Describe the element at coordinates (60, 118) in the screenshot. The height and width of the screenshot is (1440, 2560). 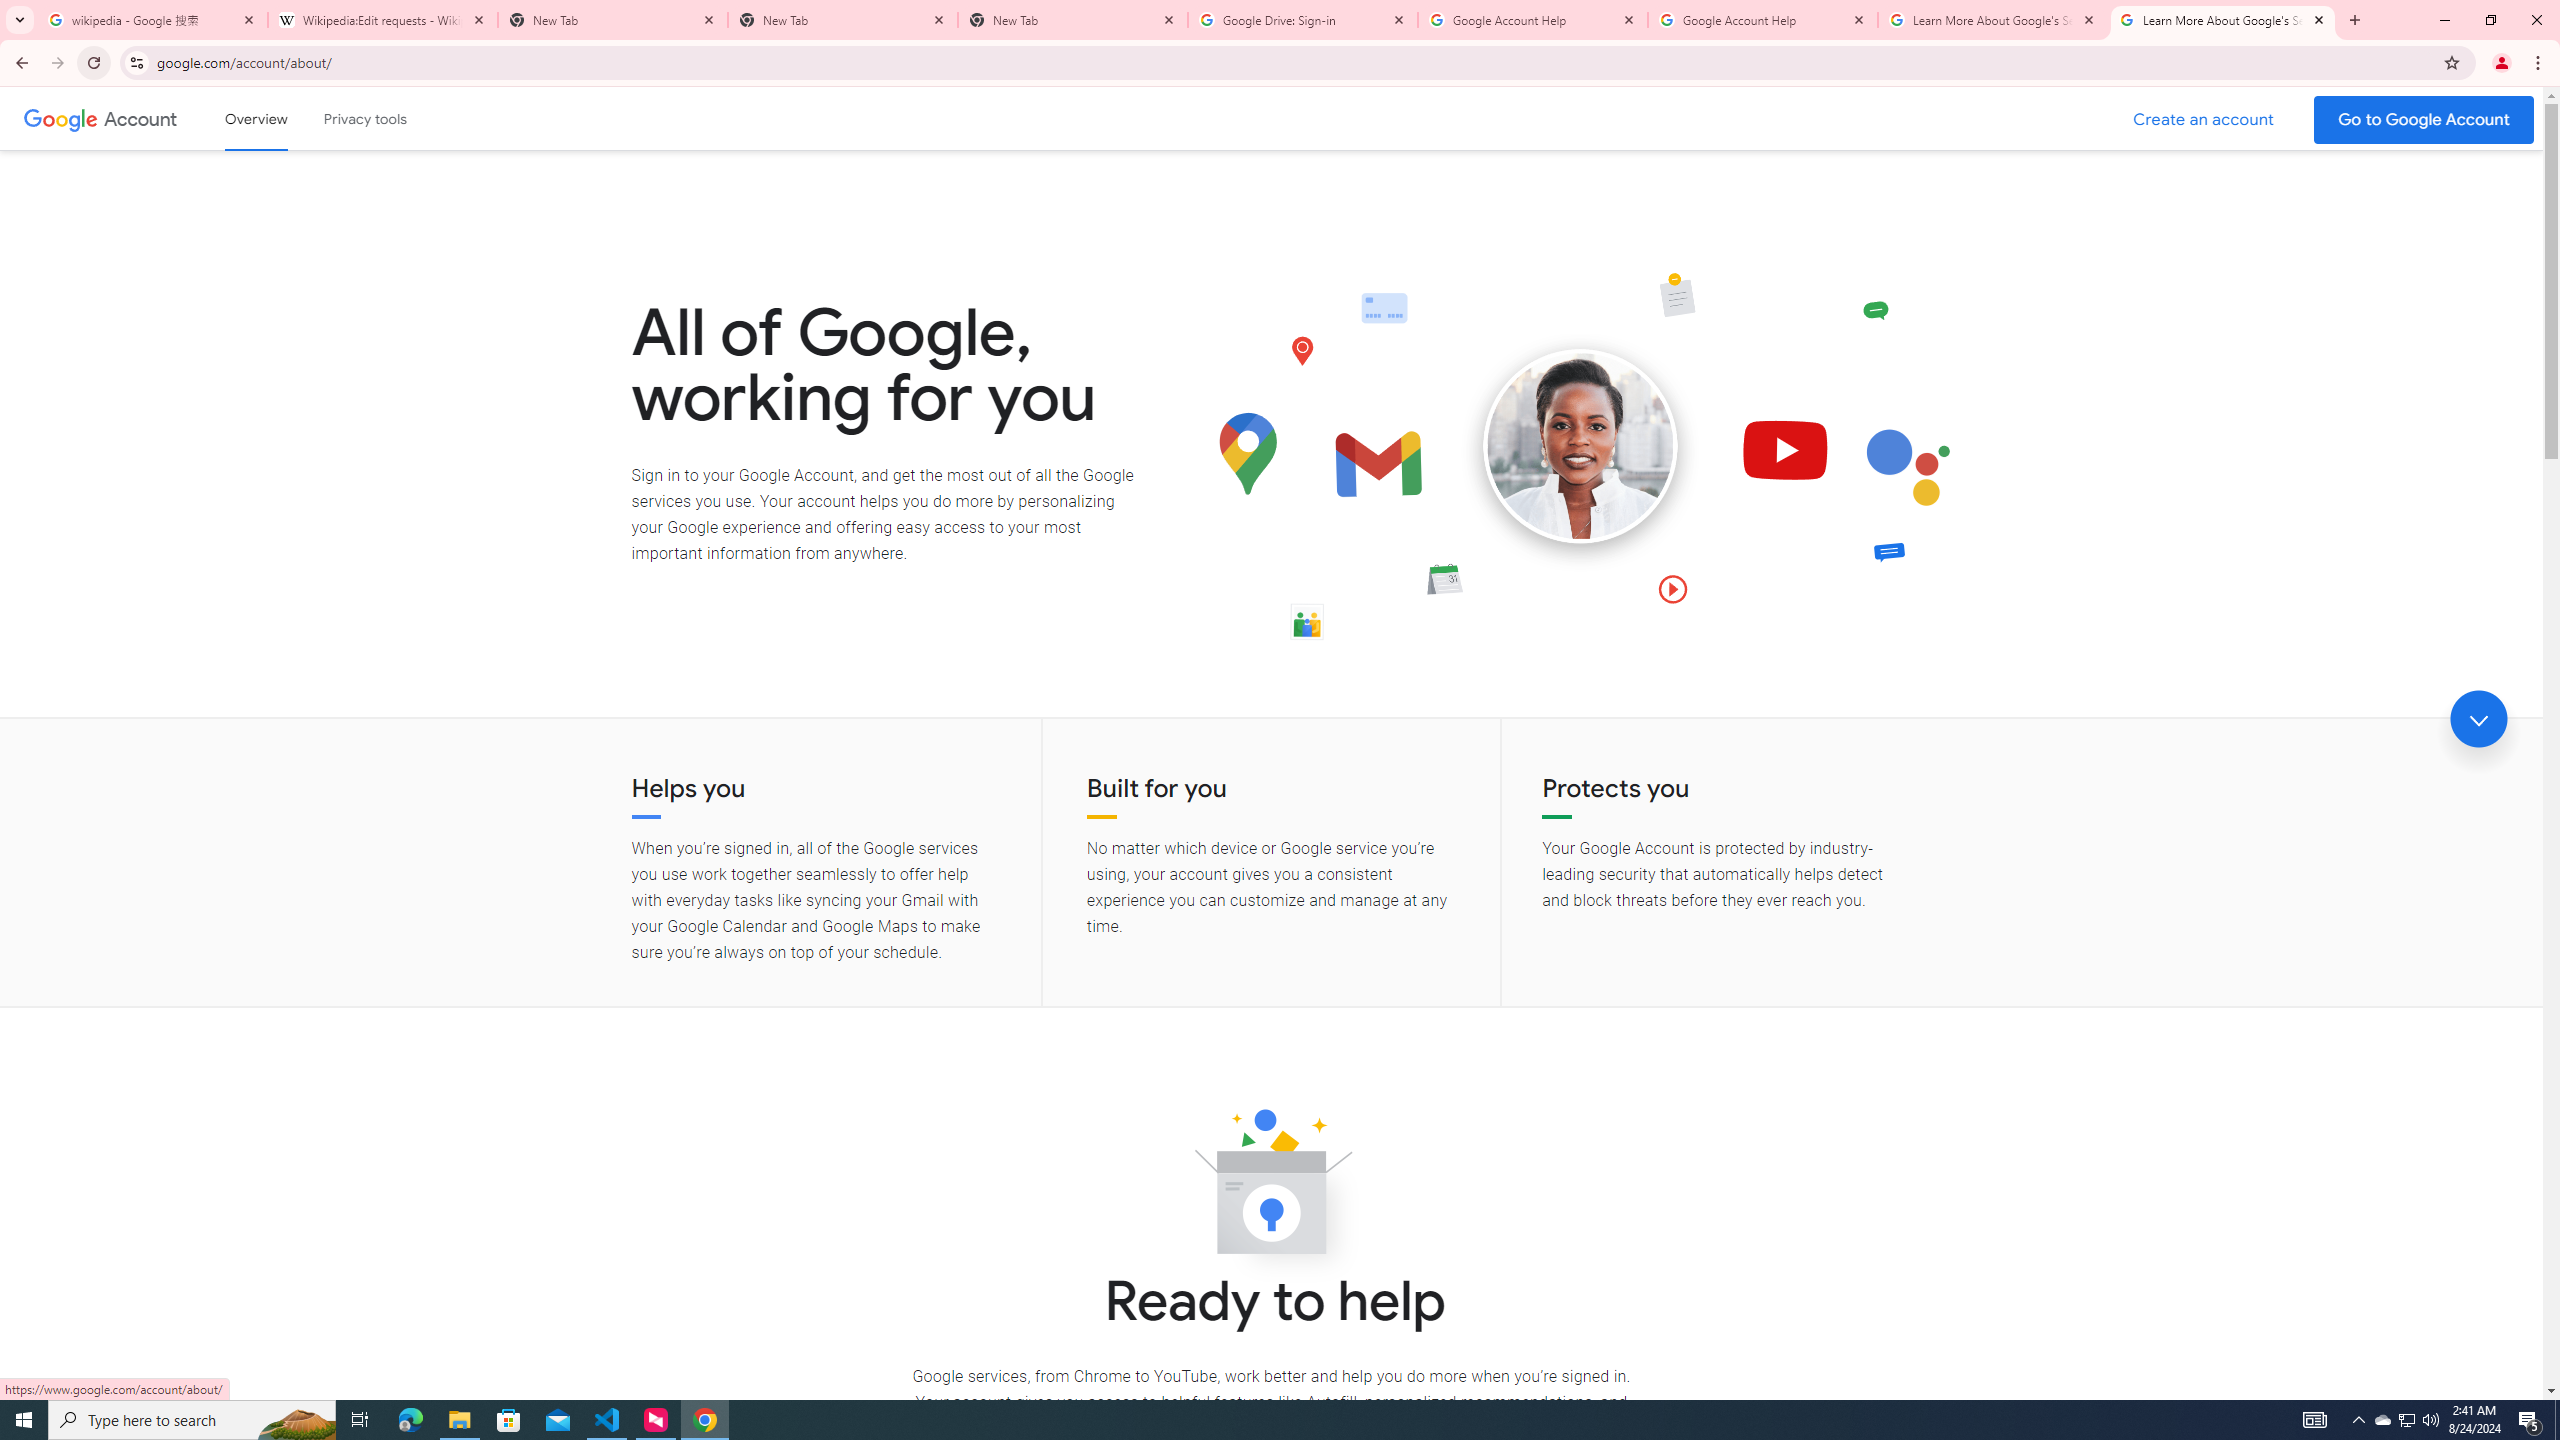
I see `'Google logo'` at that location.